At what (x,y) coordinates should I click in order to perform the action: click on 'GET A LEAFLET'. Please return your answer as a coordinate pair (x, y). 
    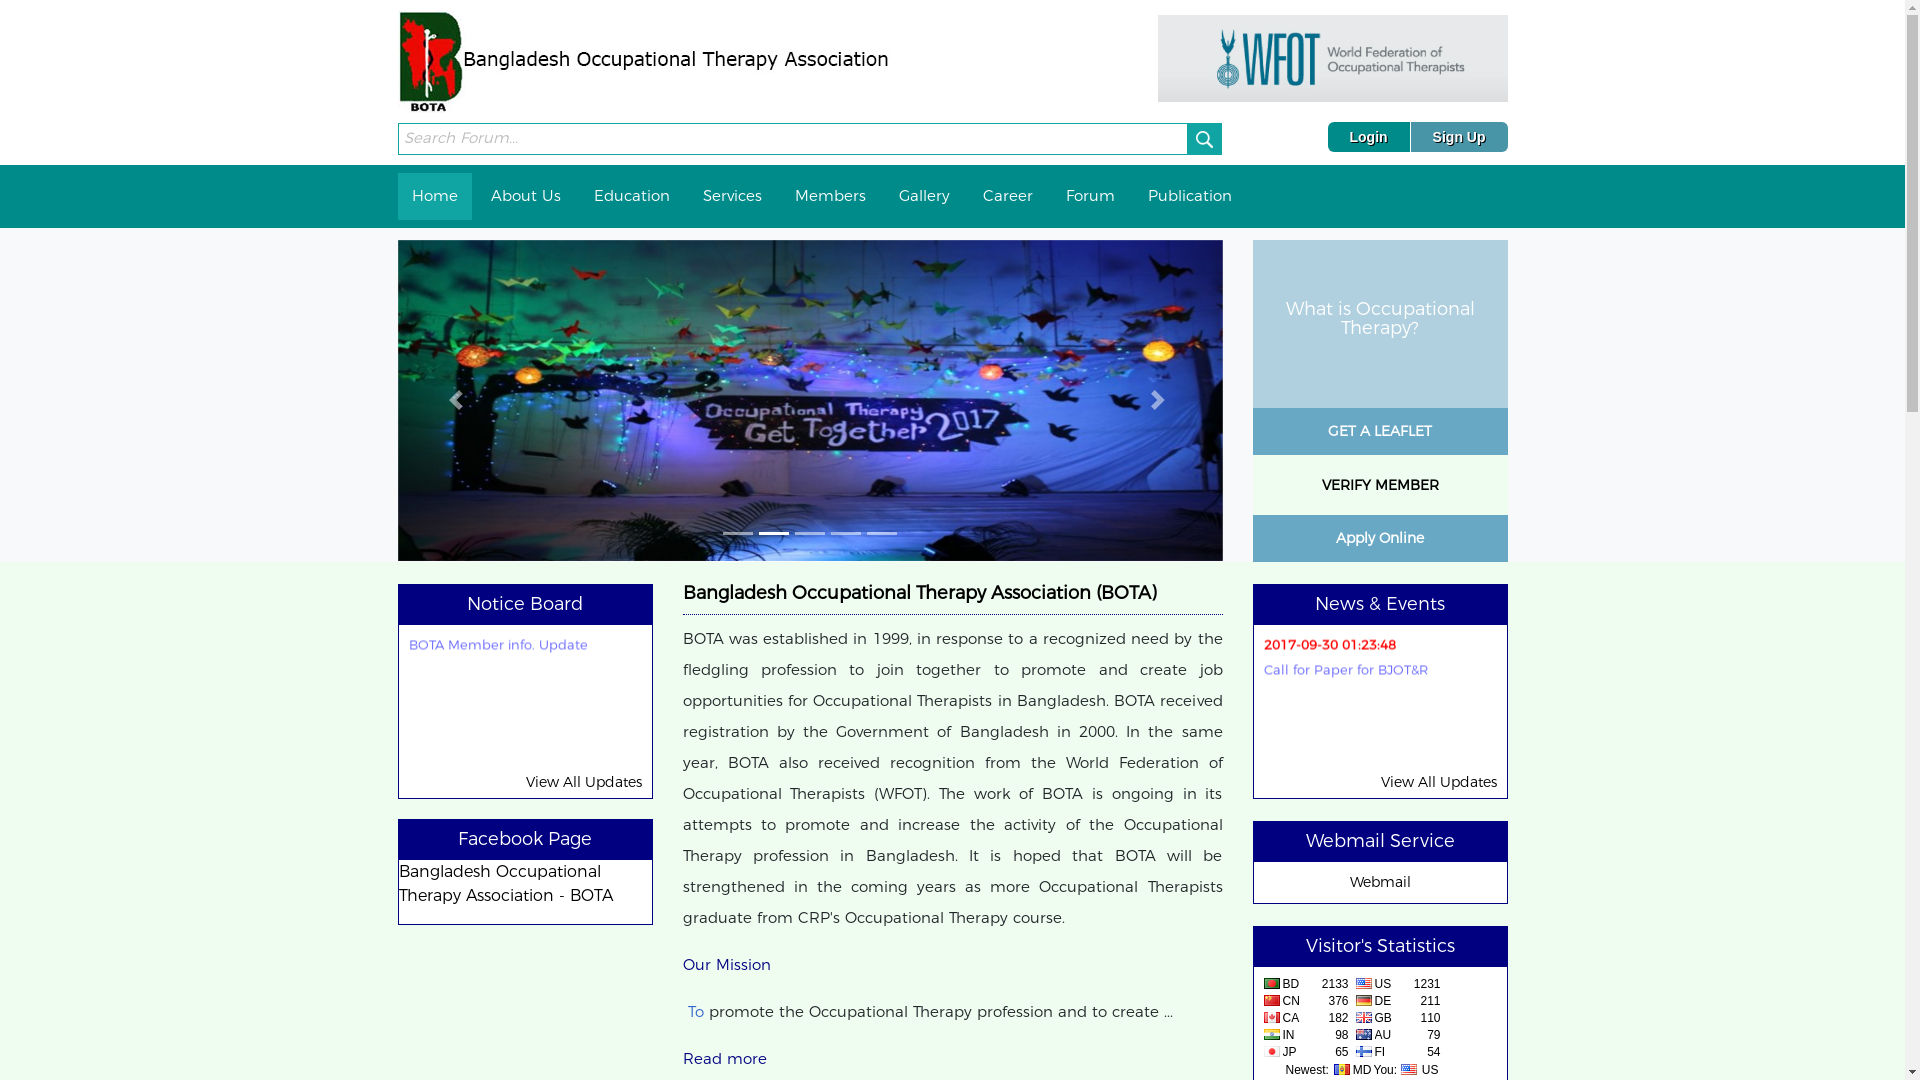
    Looking at the image, I should click on (1378, 426).